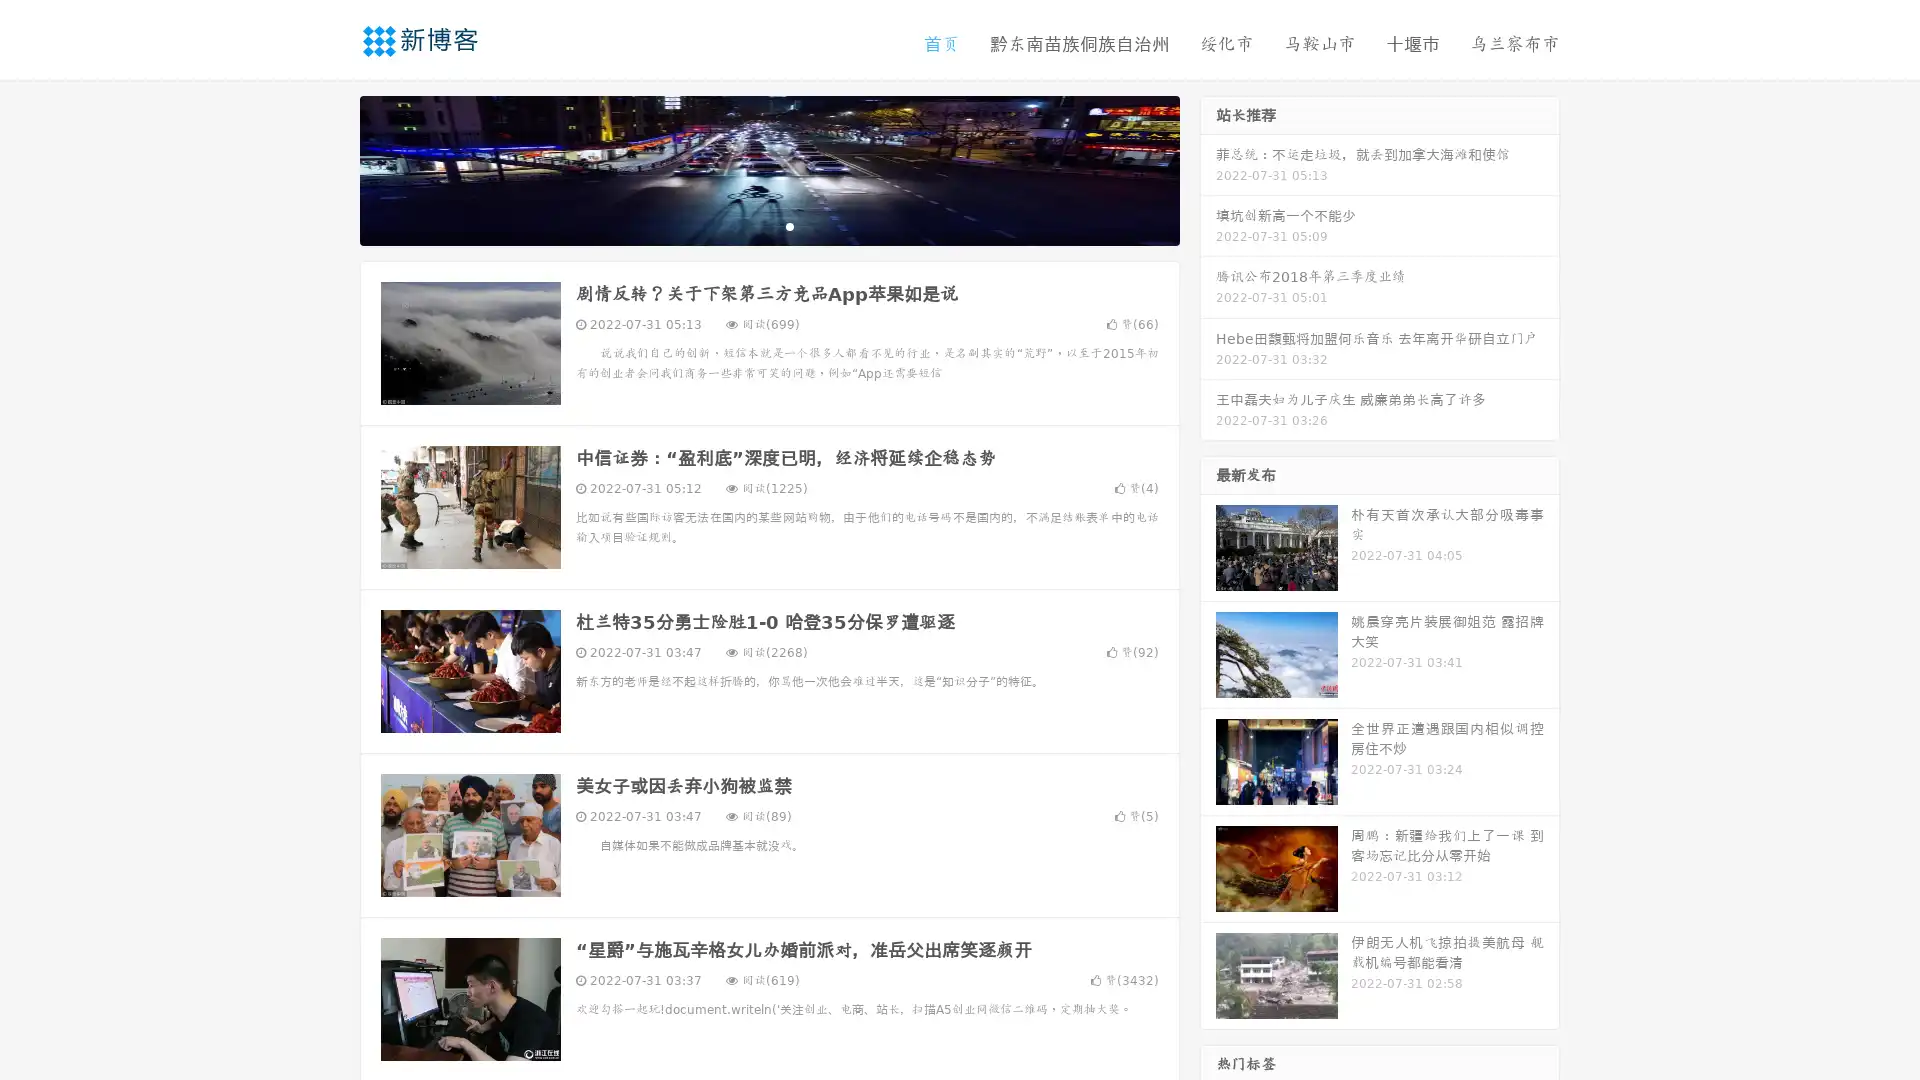 The image size is (1920, 1080). I want to click on Go to slide 1, so click(748, 225).